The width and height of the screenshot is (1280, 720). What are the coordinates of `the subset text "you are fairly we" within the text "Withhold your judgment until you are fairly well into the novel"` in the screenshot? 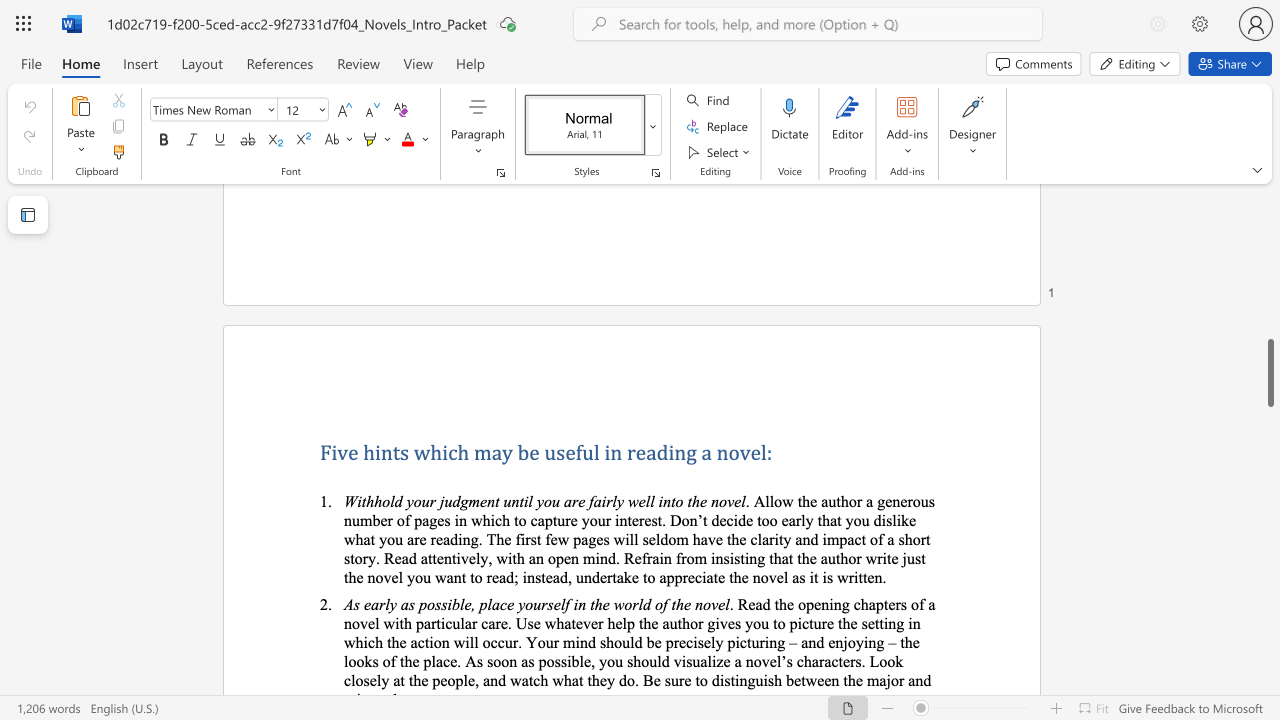 It's located at (536, 500).